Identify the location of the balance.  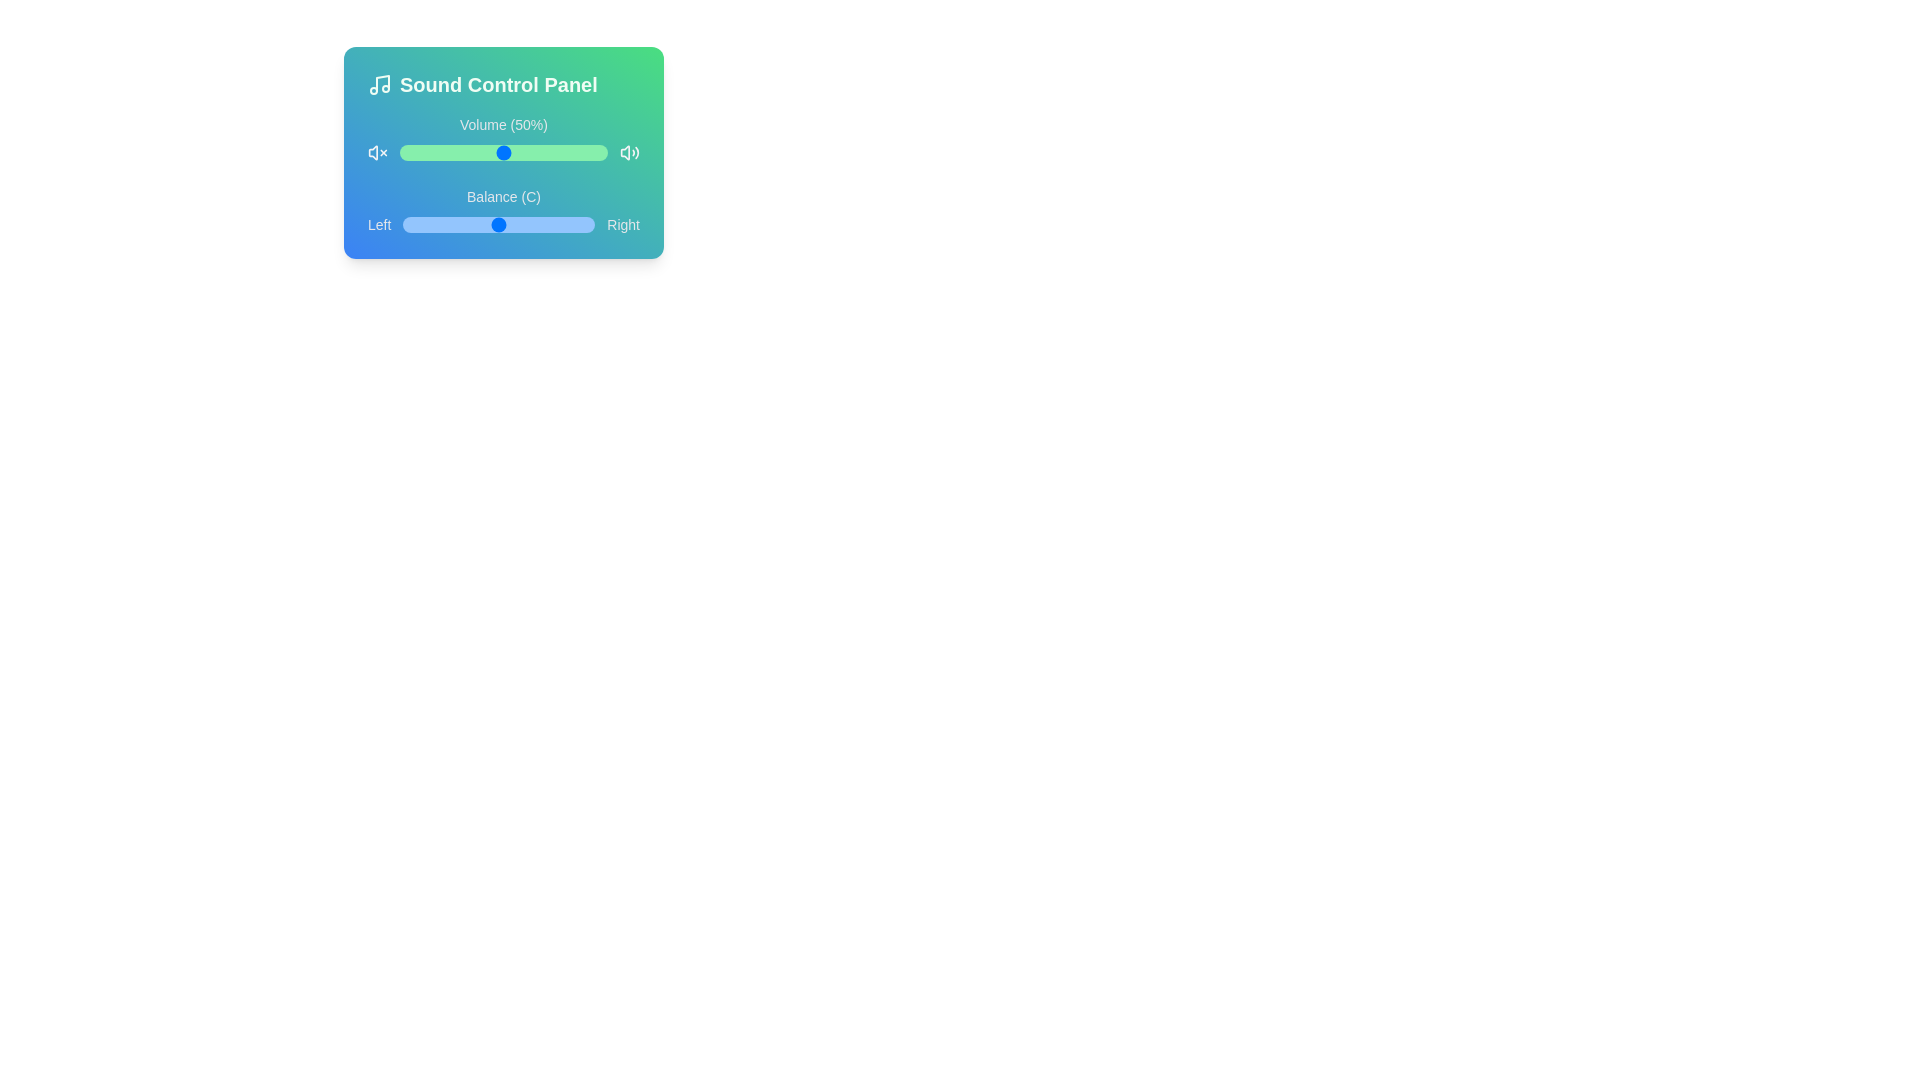
(476, 224).